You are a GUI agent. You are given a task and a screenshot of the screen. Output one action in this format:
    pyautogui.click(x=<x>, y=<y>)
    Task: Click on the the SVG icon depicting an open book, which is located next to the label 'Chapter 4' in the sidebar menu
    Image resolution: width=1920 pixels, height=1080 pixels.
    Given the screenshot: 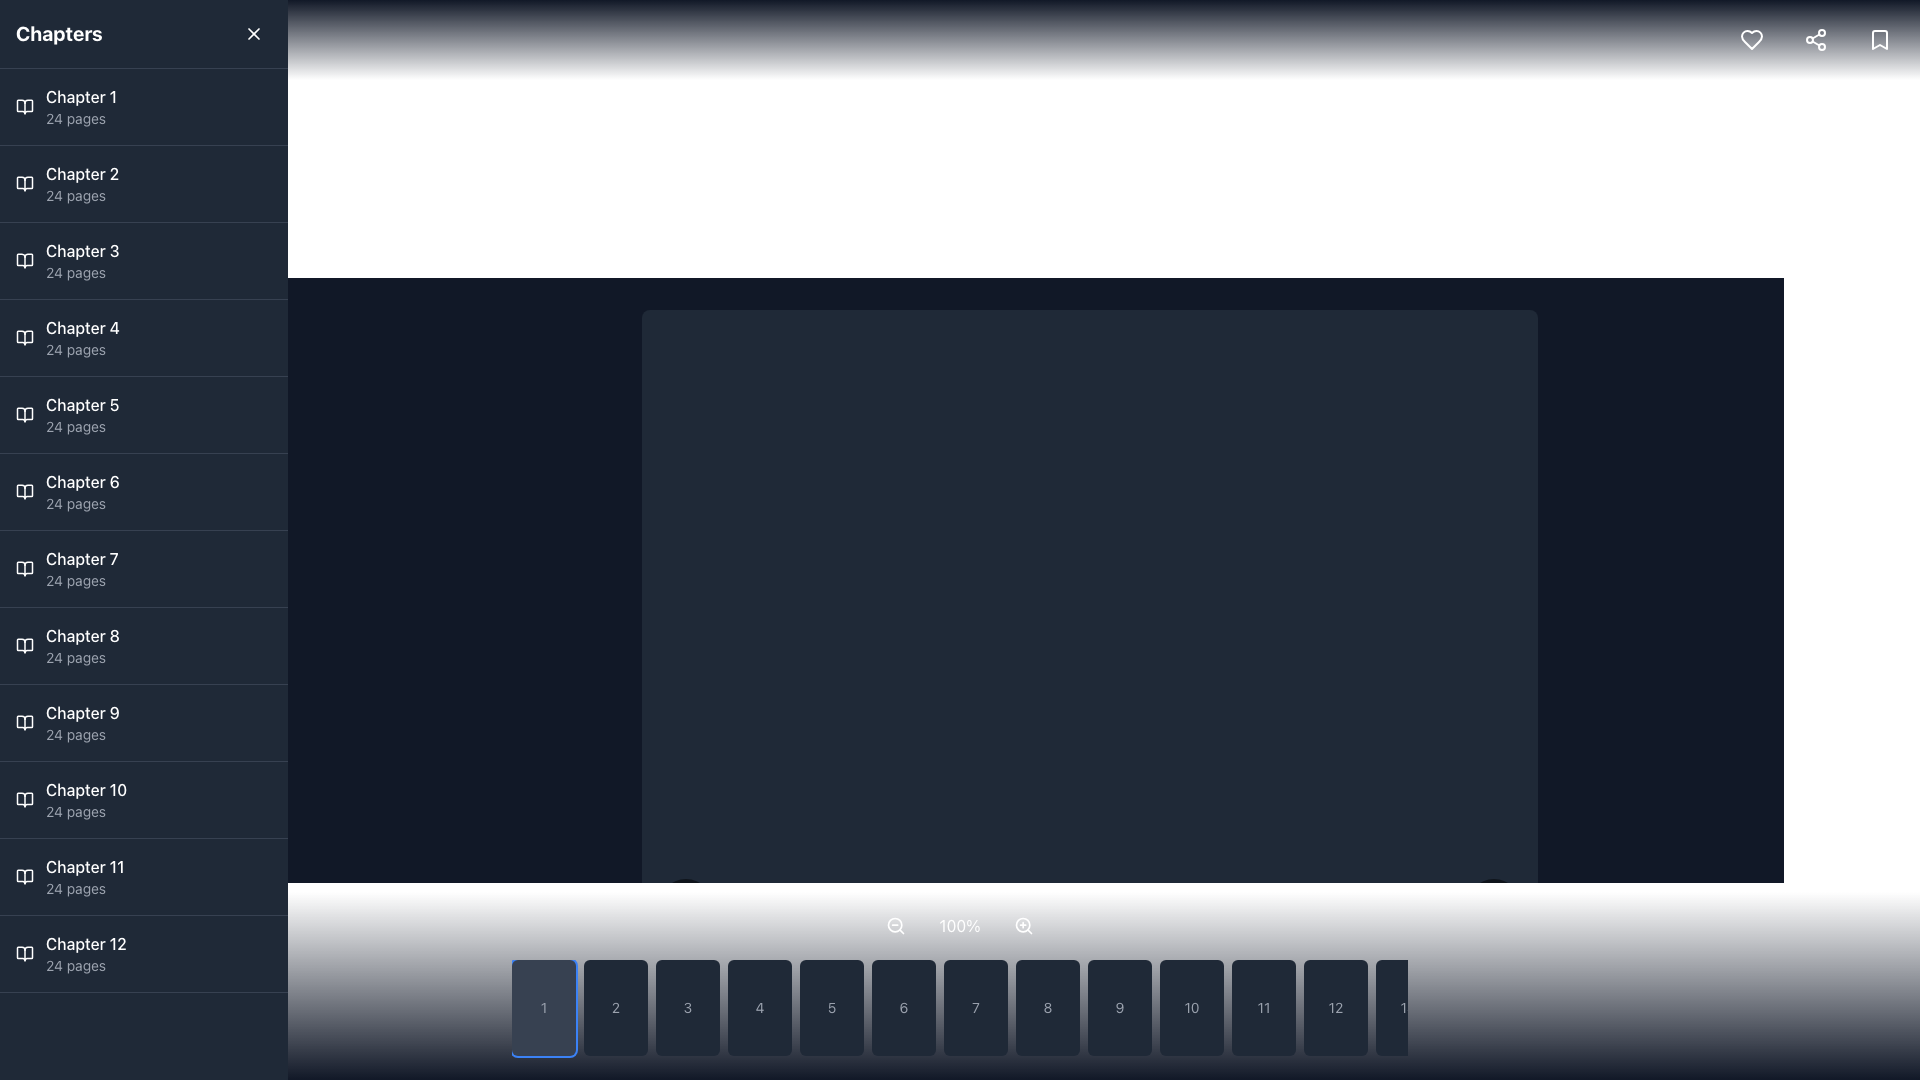 What is the action you would take?
    pyautogui.click(x=24, y=337)
    